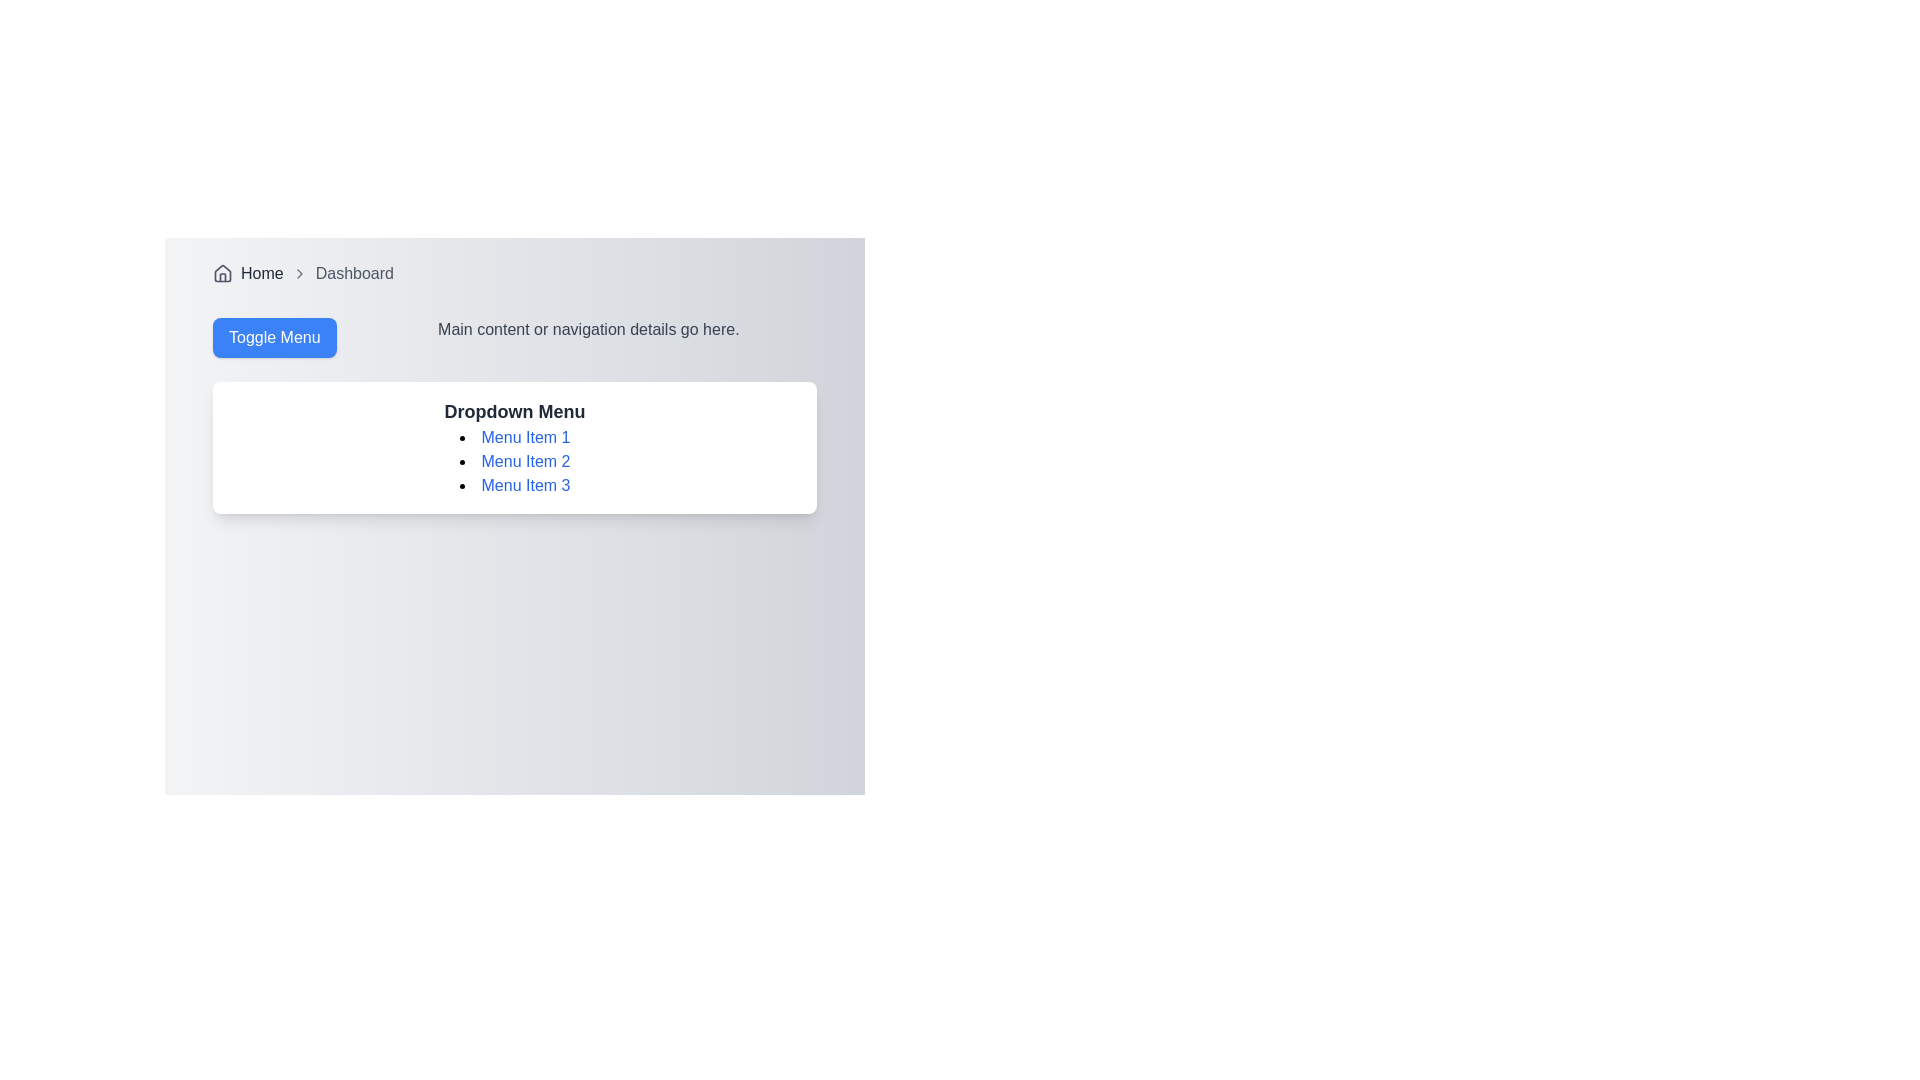 This screenshot has width=1920, height=1080. What do you see at coordinates (526, 485) in the screenshot?
I see `the 'Menu Item 3' anchor link in the dropdown menu` at bounding box center [526, 485].